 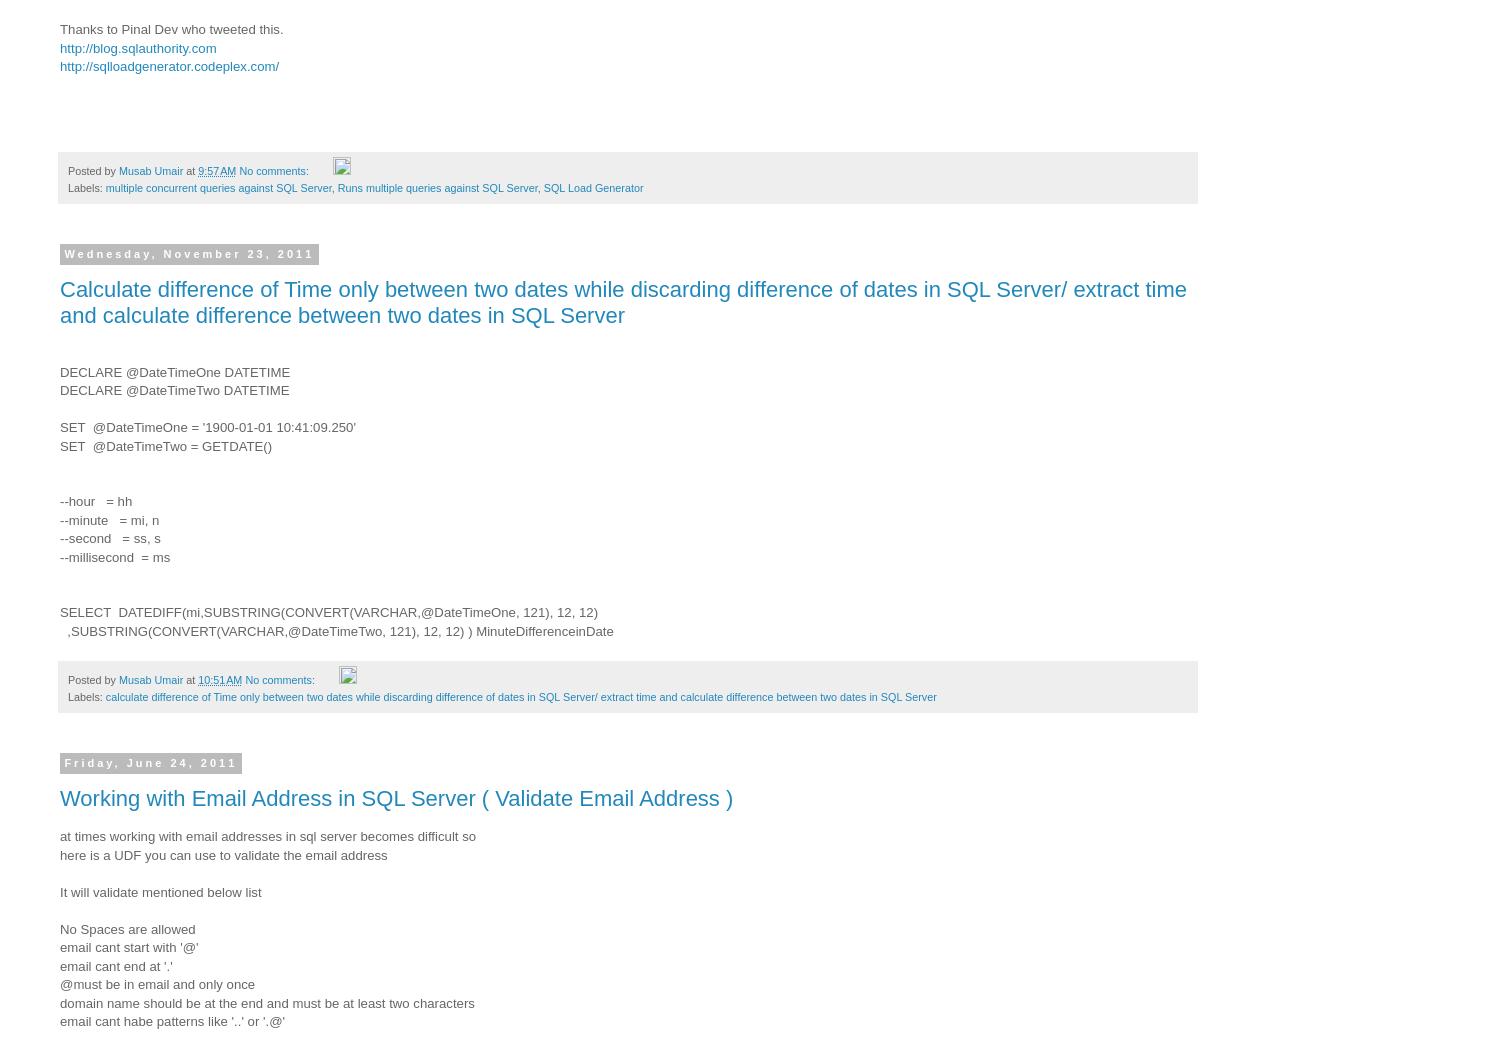 I want to click on 'domain name should be at the end and must be at least two characters', so click(x=60, y=1002).